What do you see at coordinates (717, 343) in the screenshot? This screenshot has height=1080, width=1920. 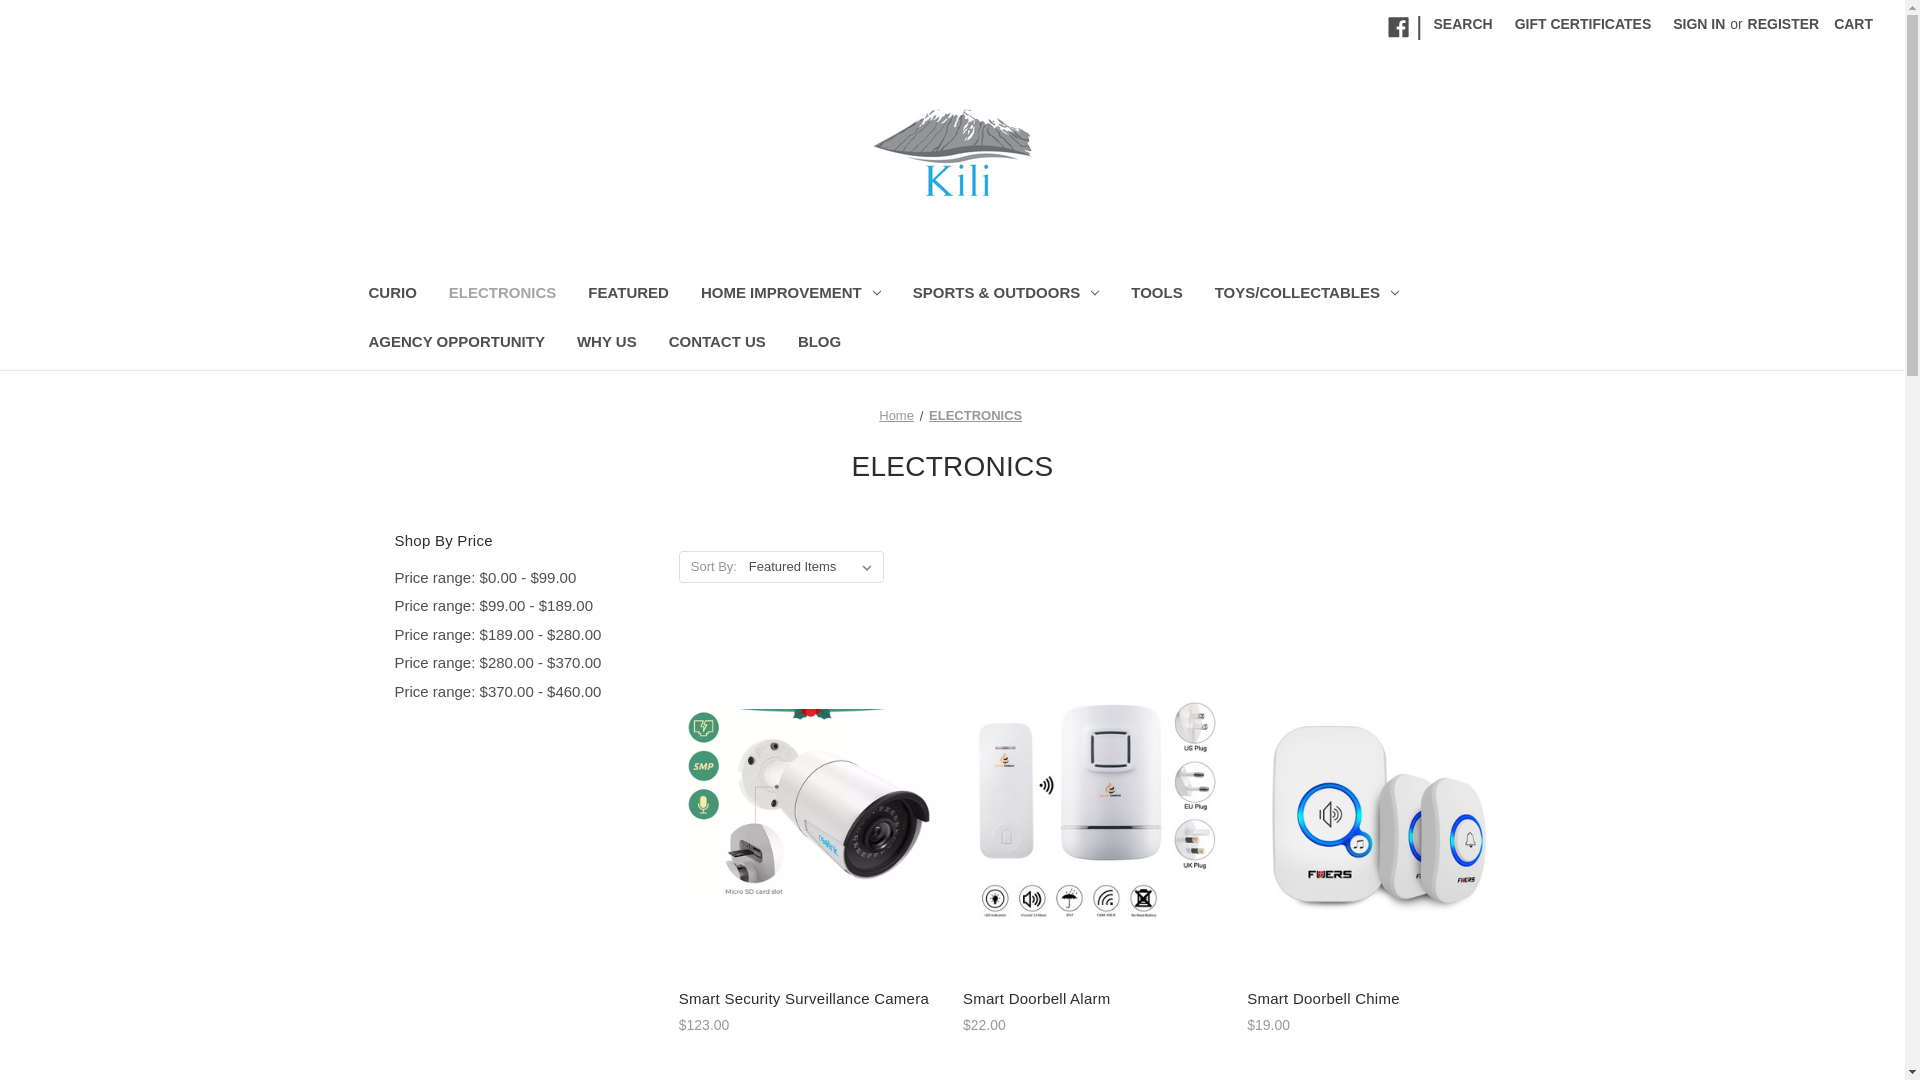 I see `'CONTACT US'` at bounding box center [717, 343].